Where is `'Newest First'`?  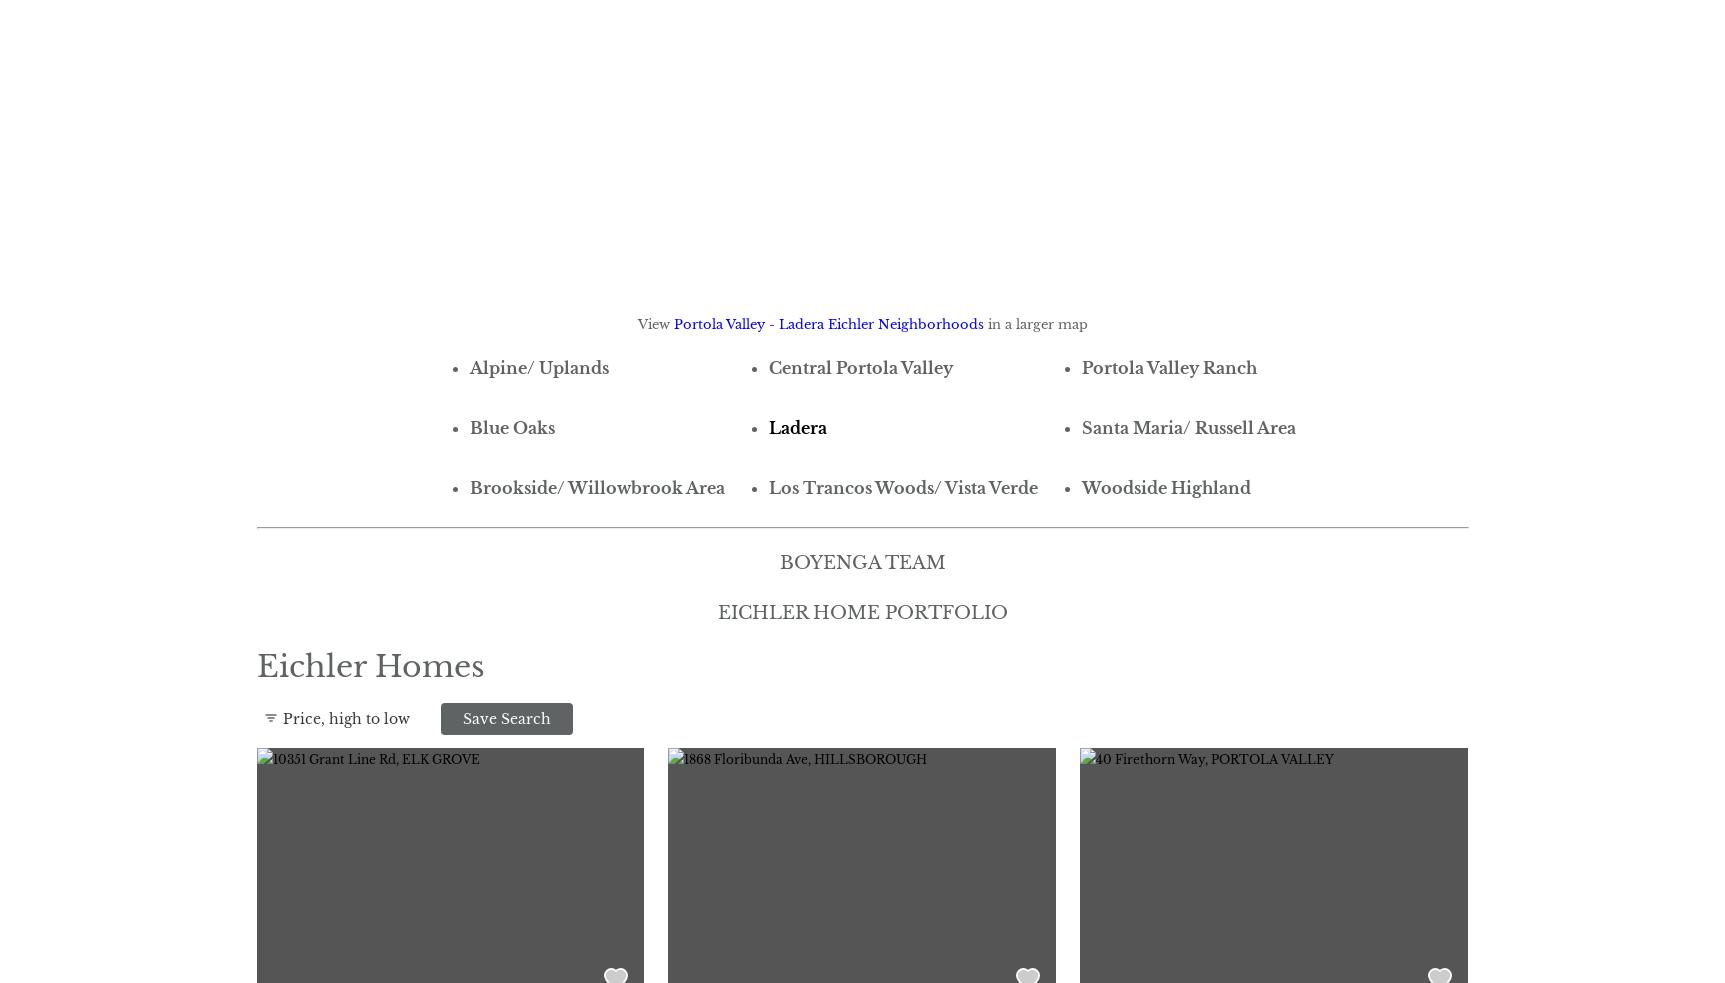
'Newest First' is located at coordinates (301, 844).